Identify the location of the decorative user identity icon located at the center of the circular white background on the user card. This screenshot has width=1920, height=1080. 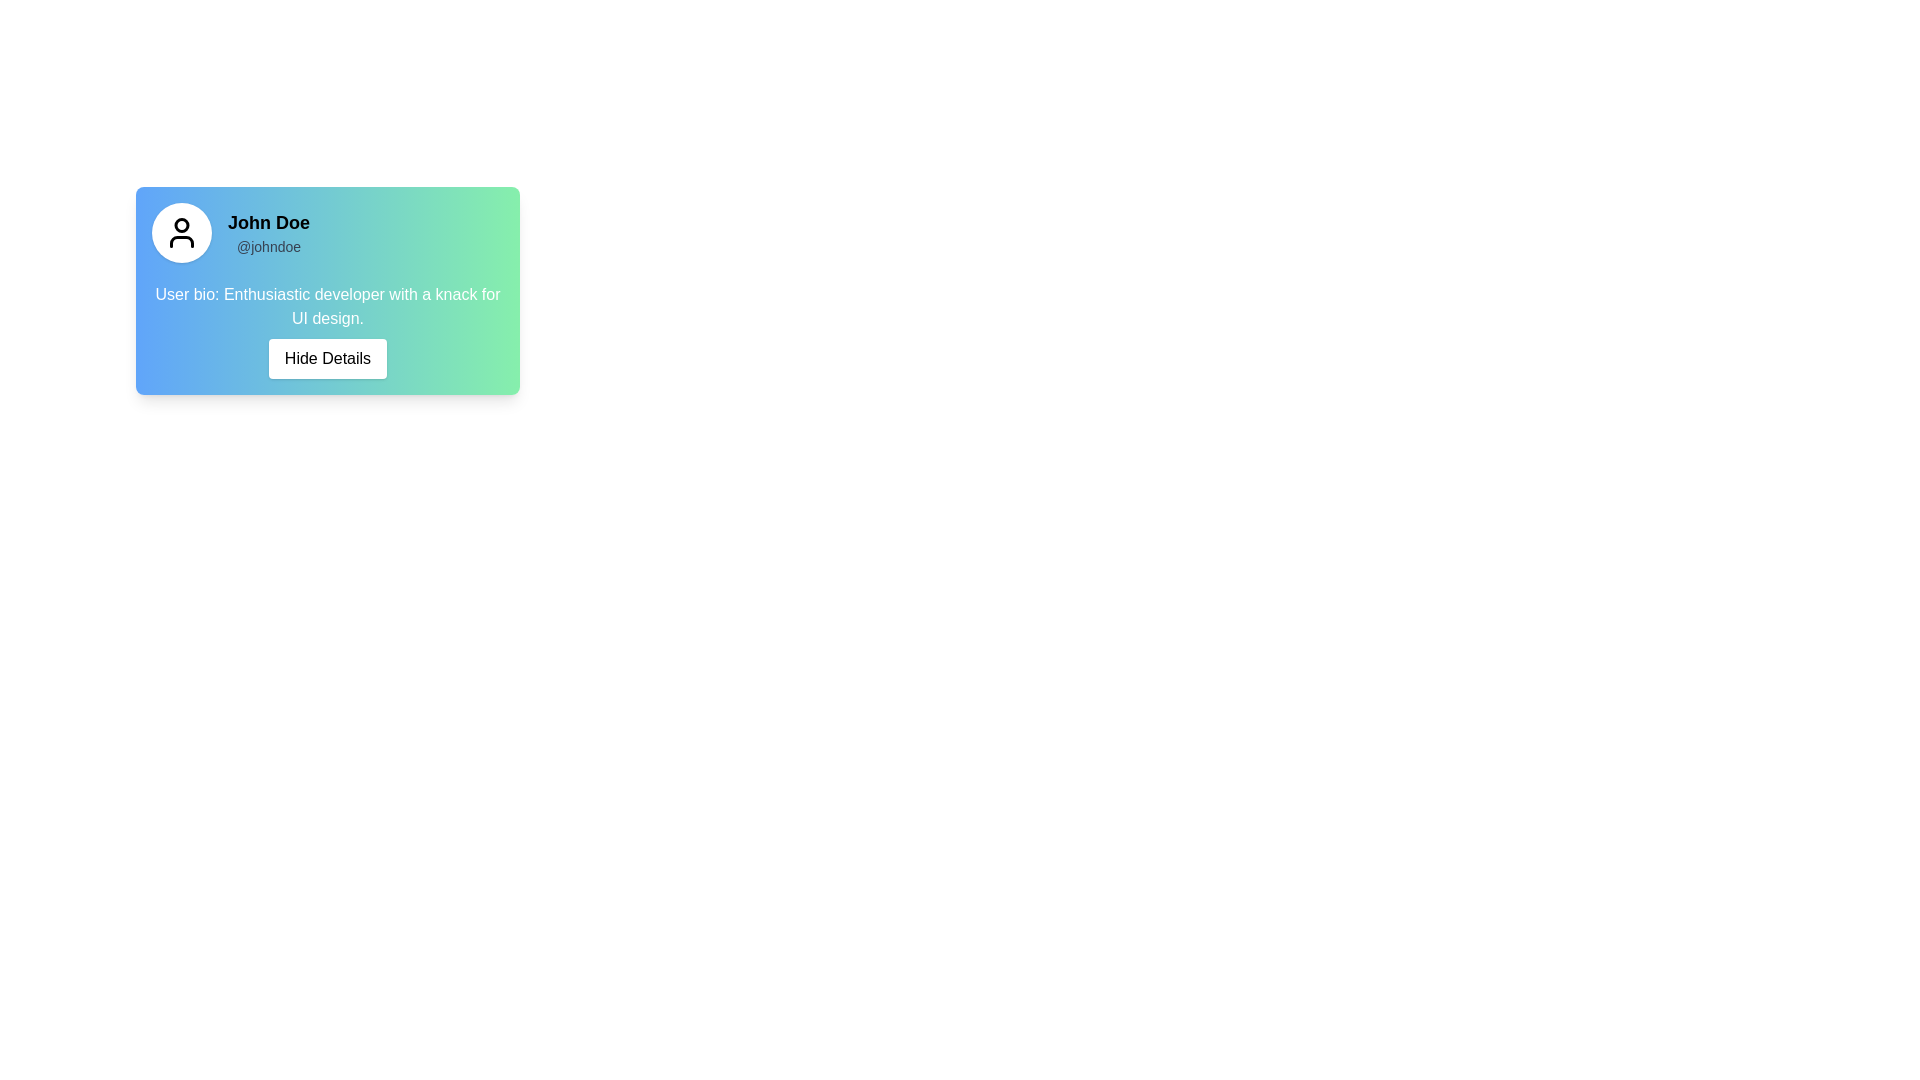
(182, 231).